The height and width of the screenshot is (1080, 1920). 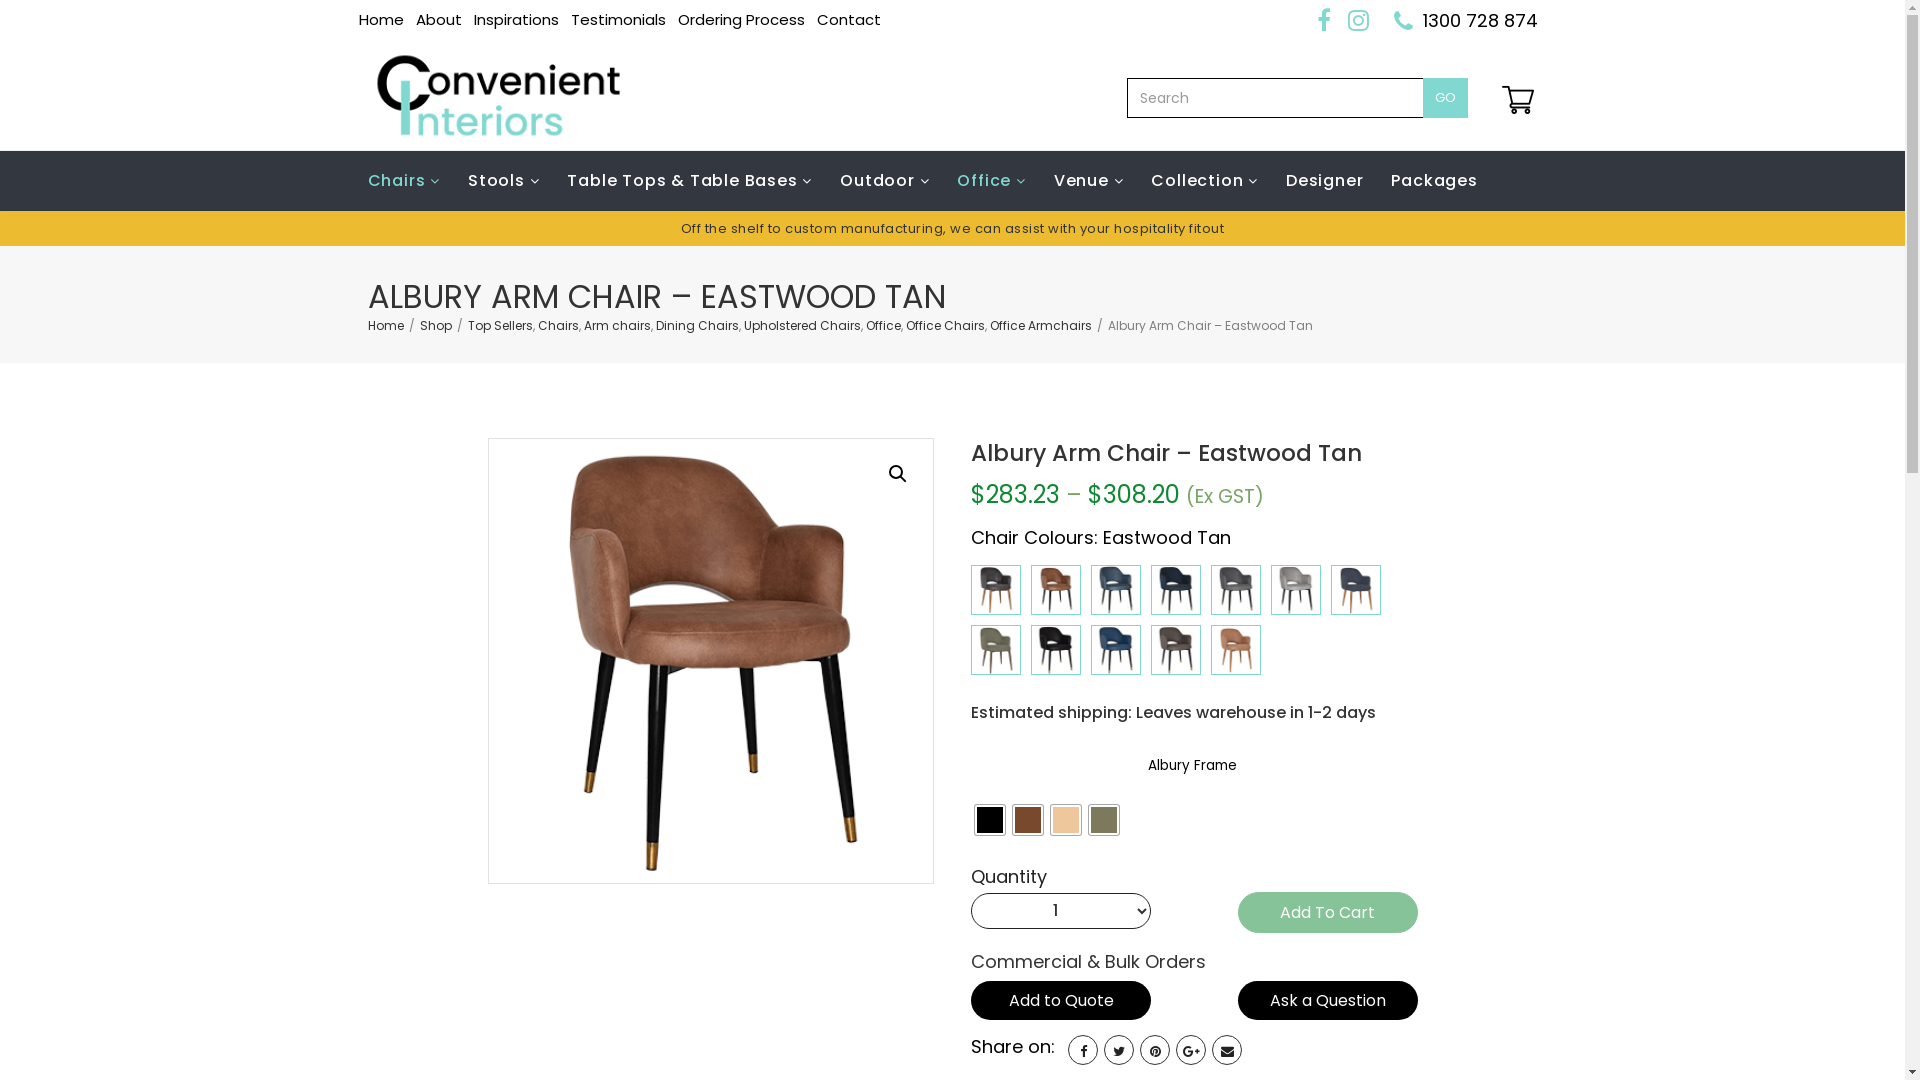 I want to click on 'About', so click(x=437, y=19).